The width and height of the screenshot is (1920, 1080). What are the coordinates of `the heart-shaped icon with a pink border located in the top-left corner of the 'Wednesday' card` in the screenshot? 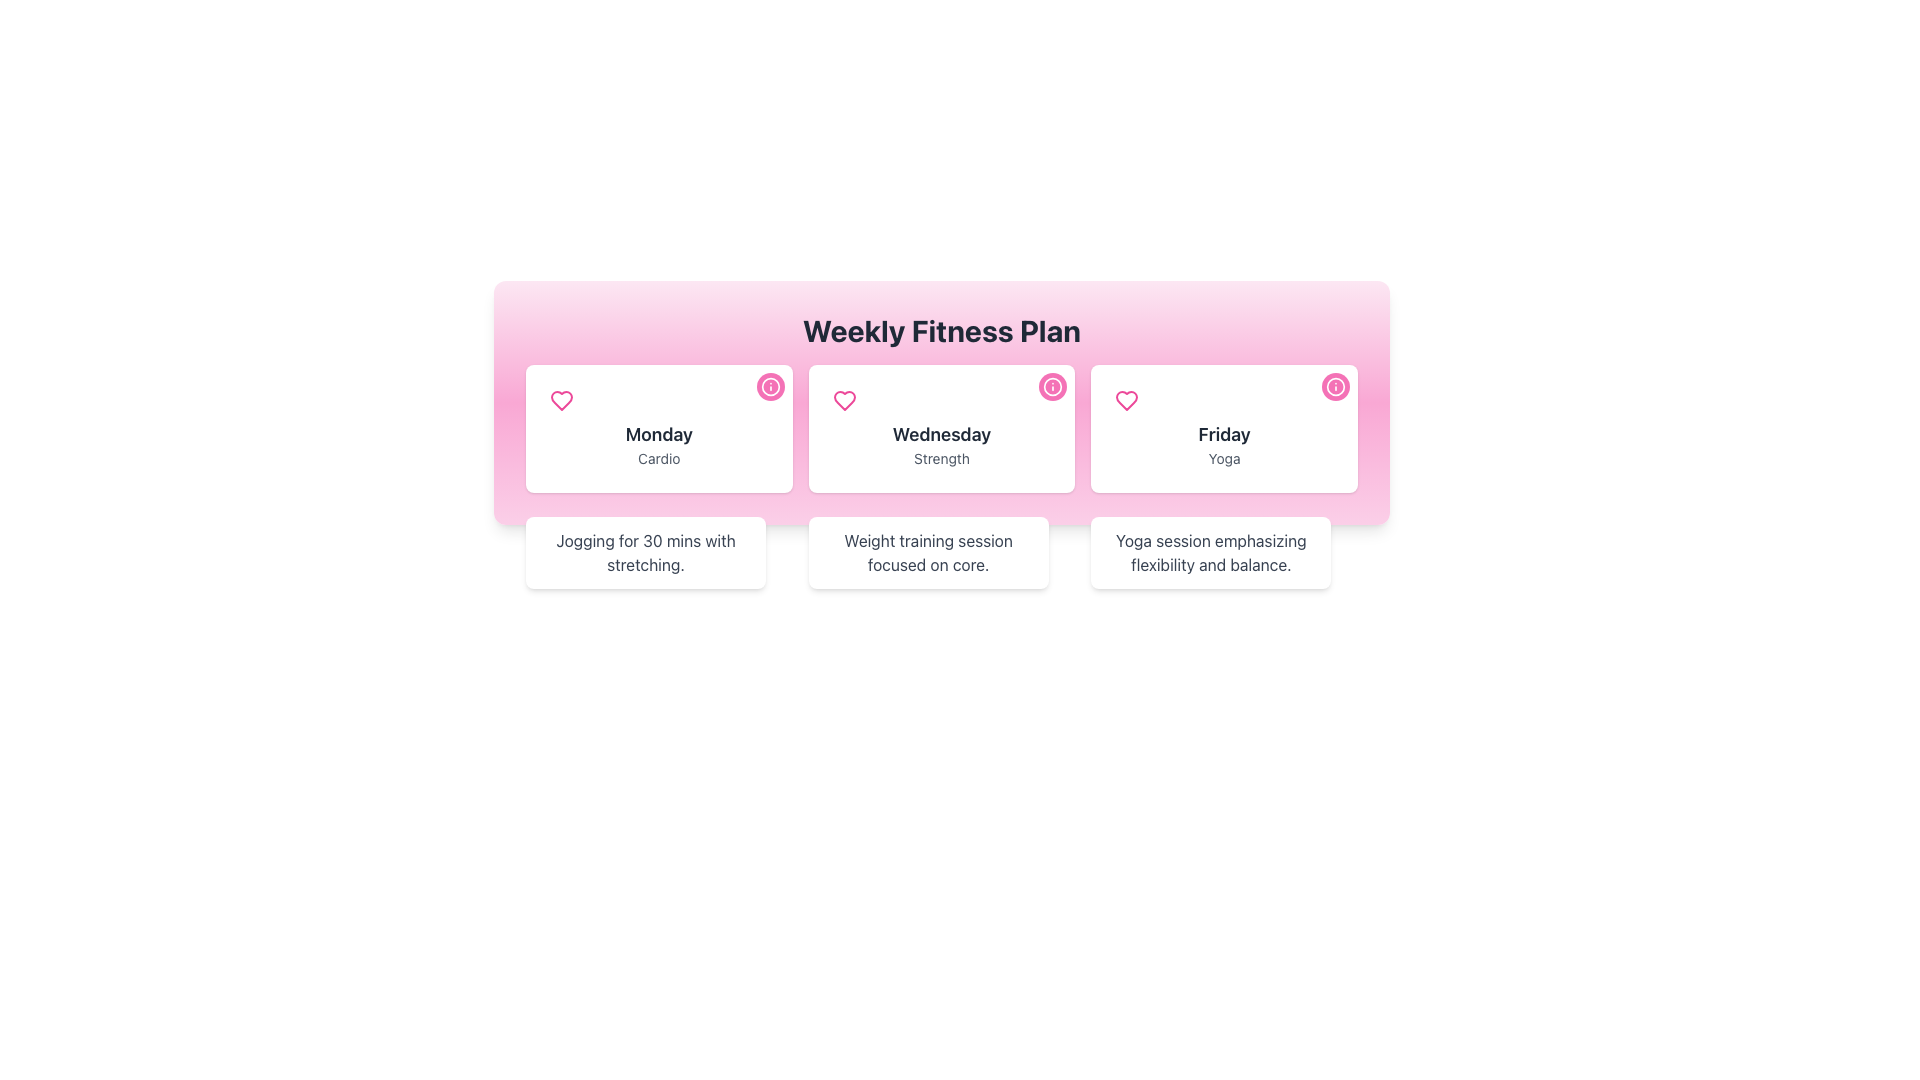 It's located at (844, 401).